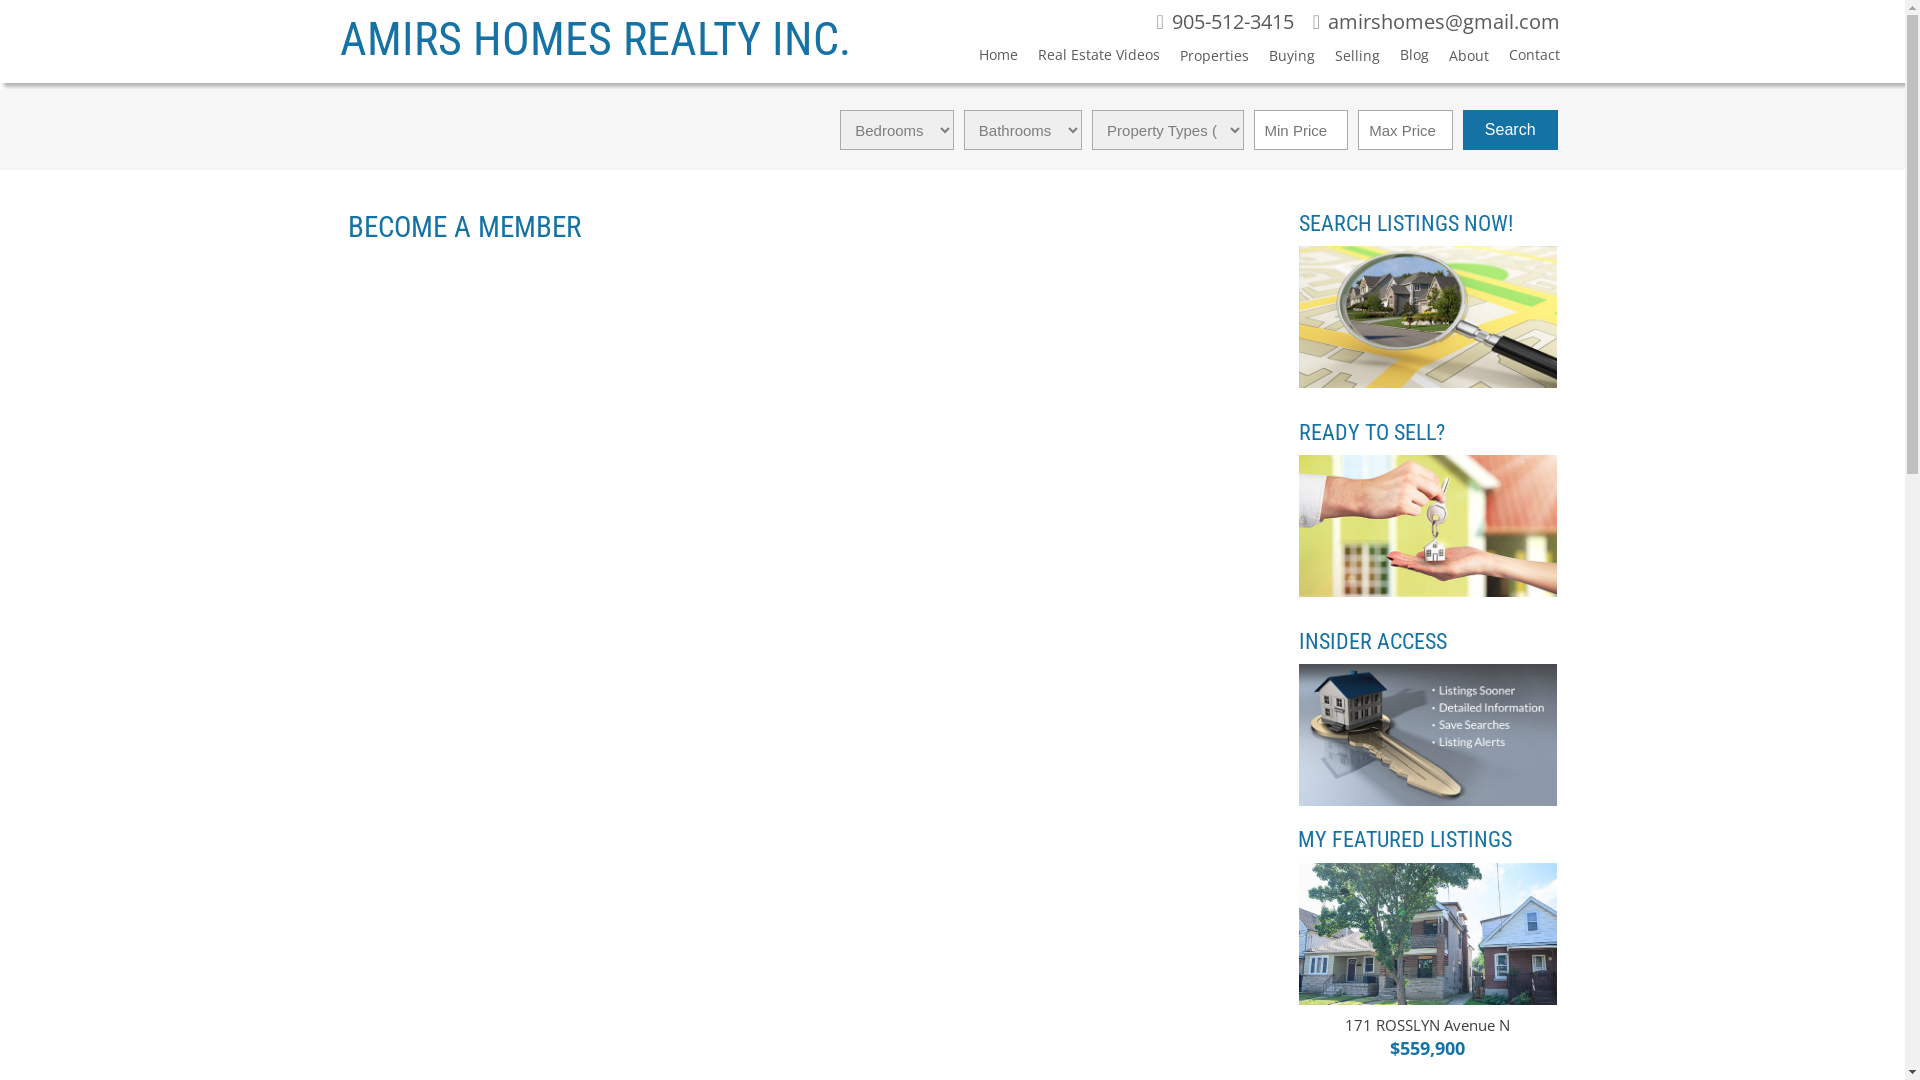 Image resolution: width=1920 pixels, height=1080 pixels. I want to click on 'amirshomes@gmail.com', so click(1435, 23).